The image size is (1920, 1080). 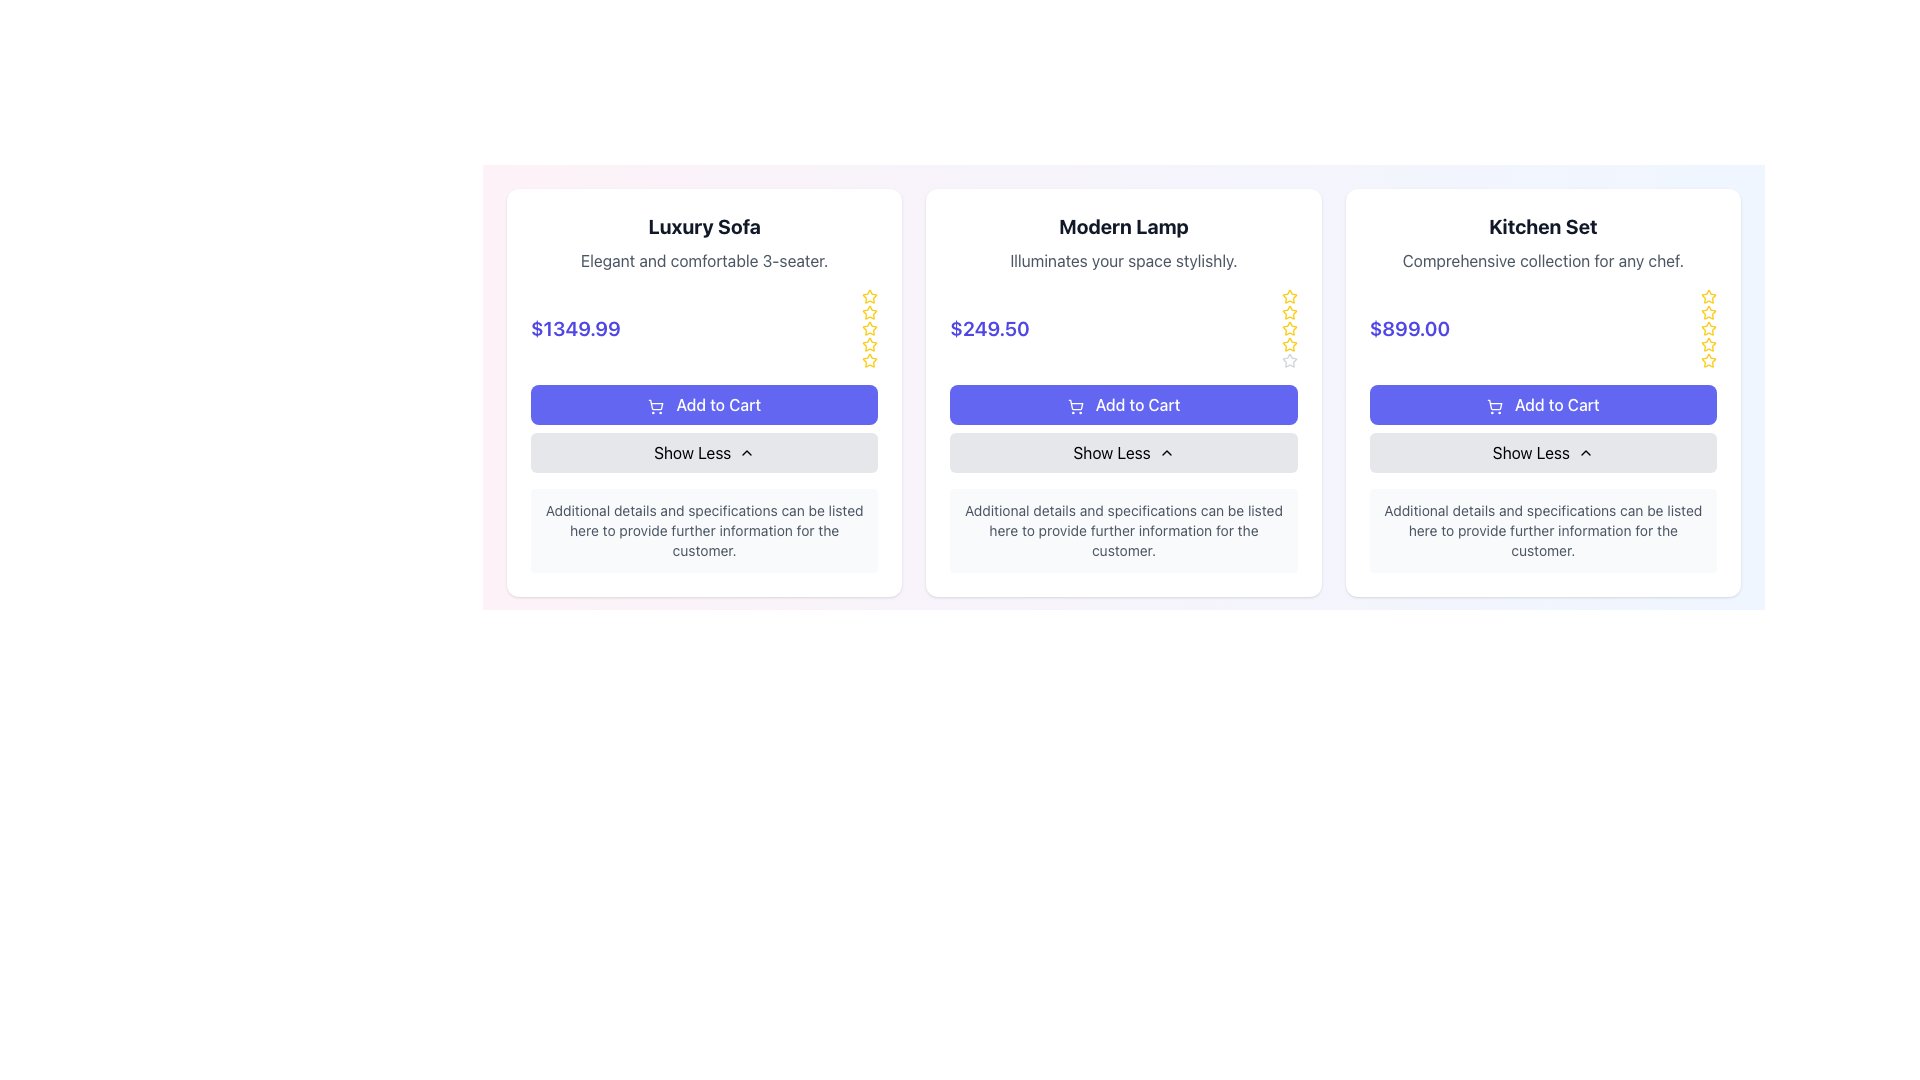 What do you see at coordinates (1289, 327) in the screenshot?
I see `the sixth unselected rating star icon for the product 'Modern Lamp', located in the rightmost portion of the product card` at bounding box center [1289, 327].